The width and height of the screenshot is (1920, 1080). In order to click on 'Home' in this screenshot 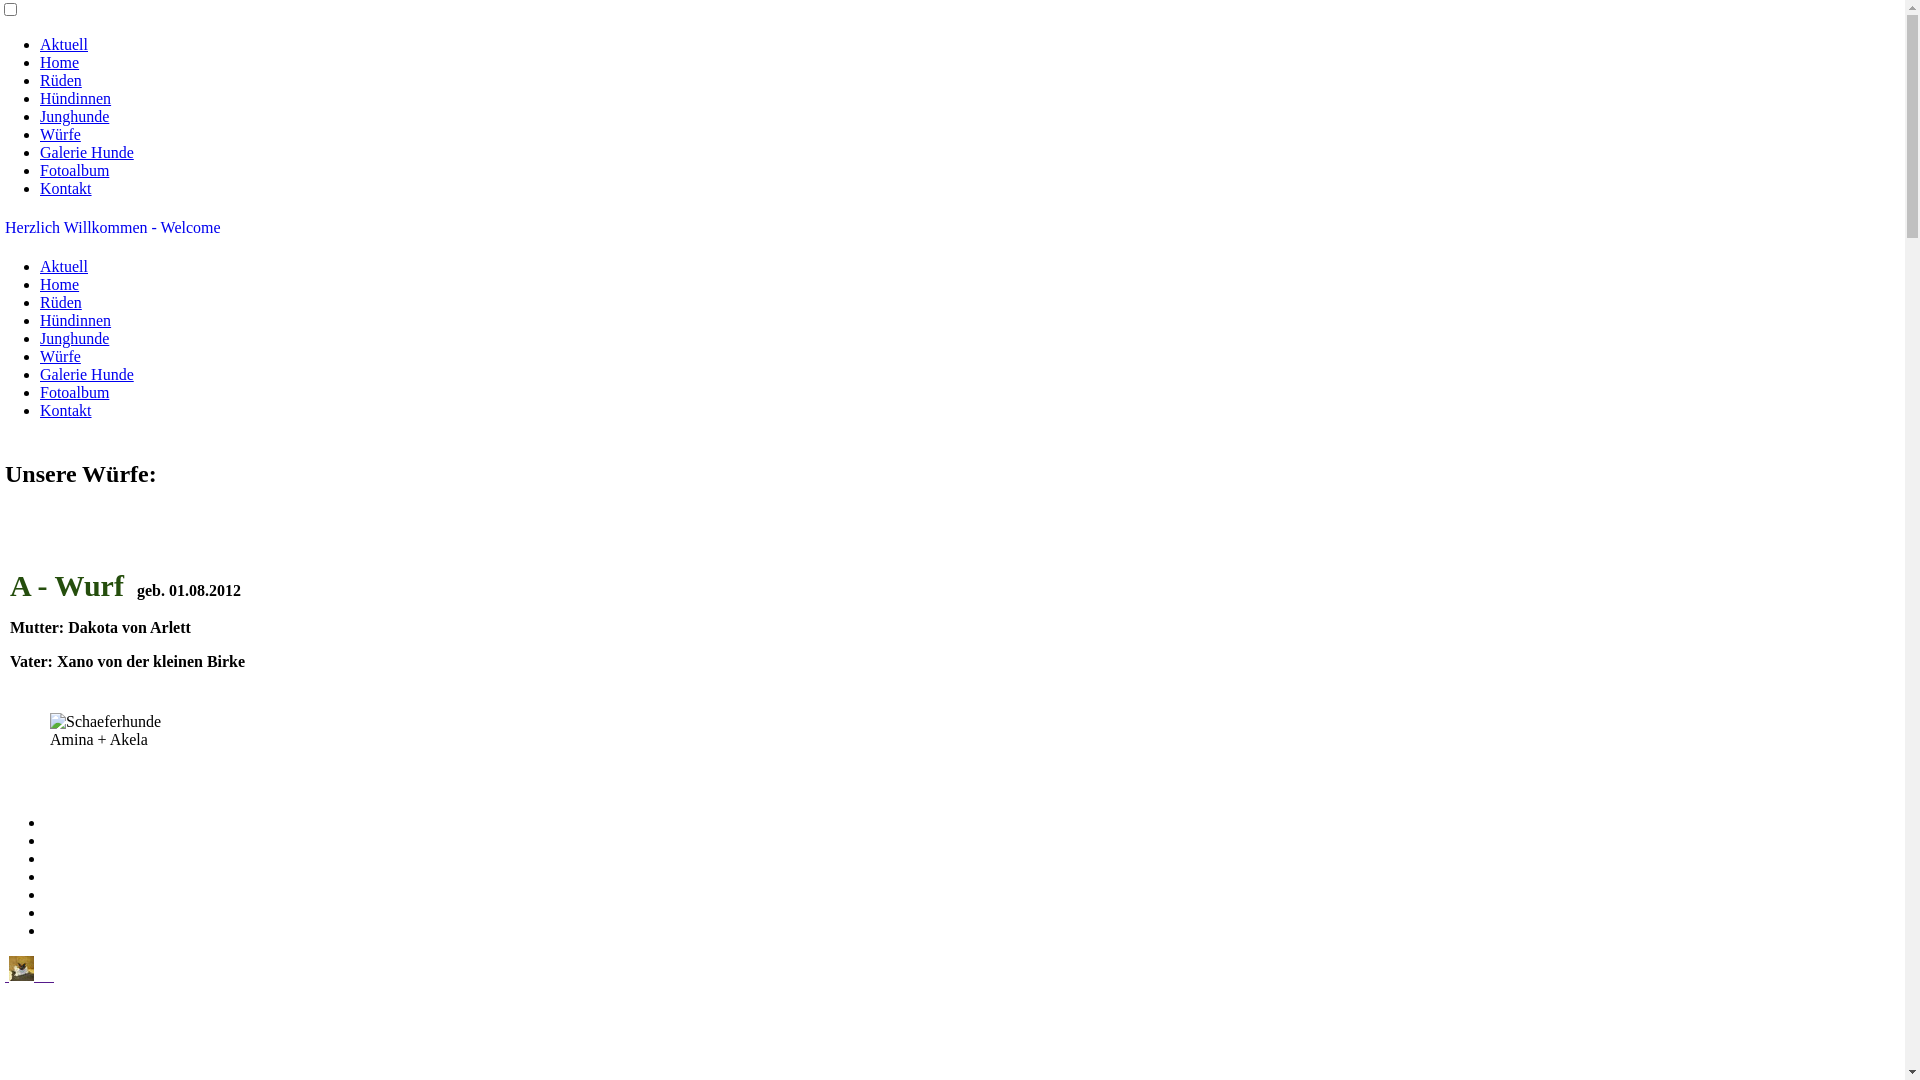, I will do `click(59, 61)`.